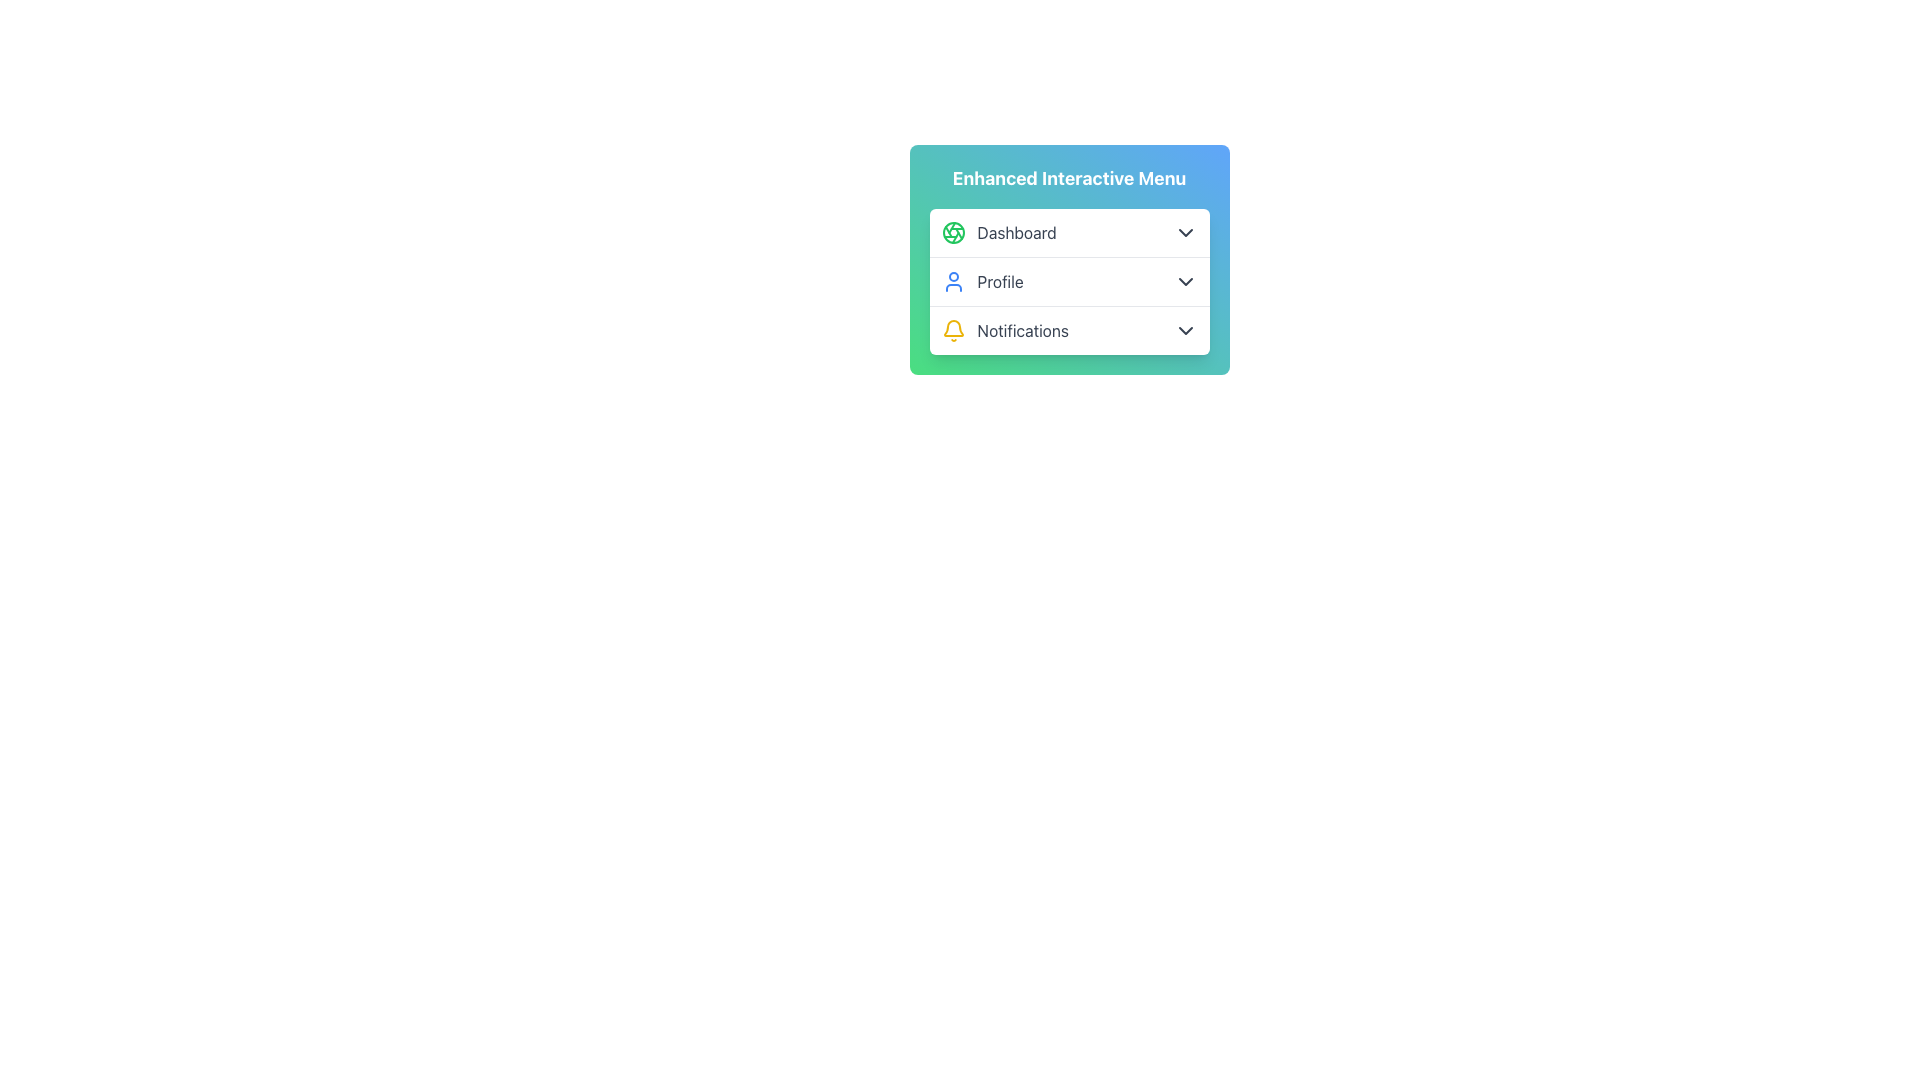 The width and height of the screenshot is (1920, 1080). I want to click on the dropdown icon located at the top-right corner of the 'Profile' row in the vertical menu, so click(1185, 281).